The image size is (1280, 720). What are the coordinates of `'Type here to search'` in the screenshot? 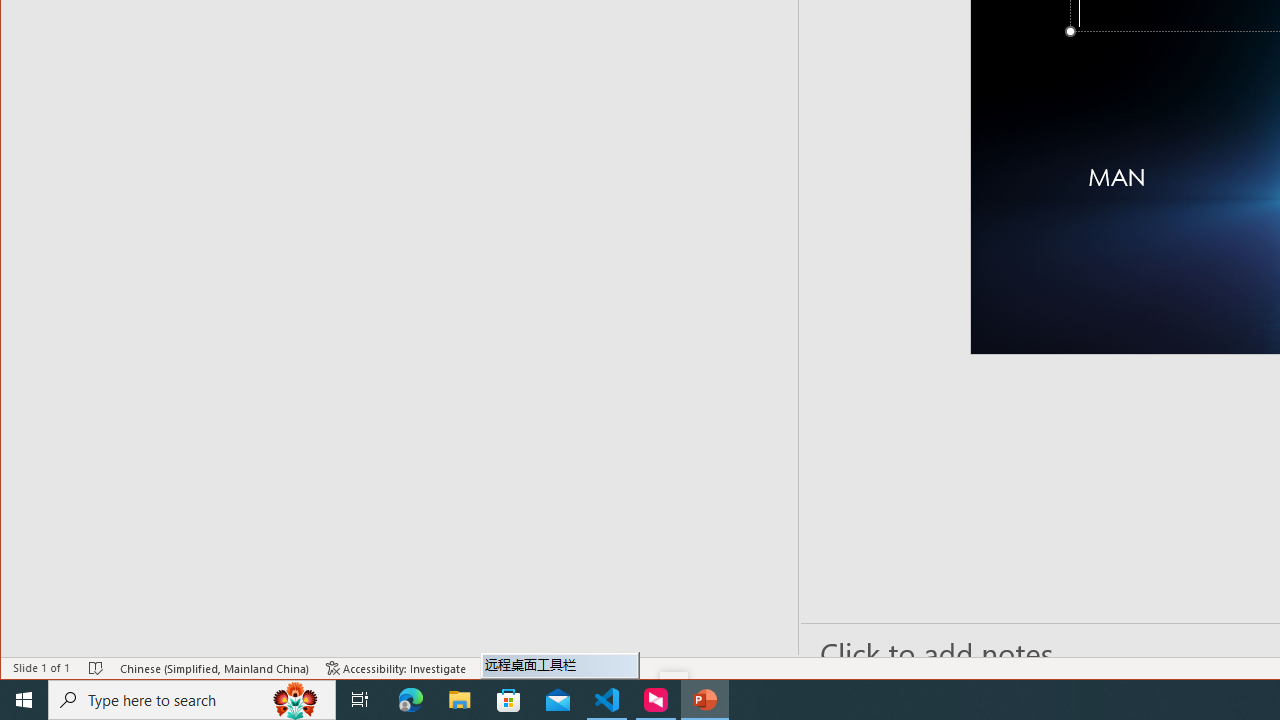 It's located at (192, 698).